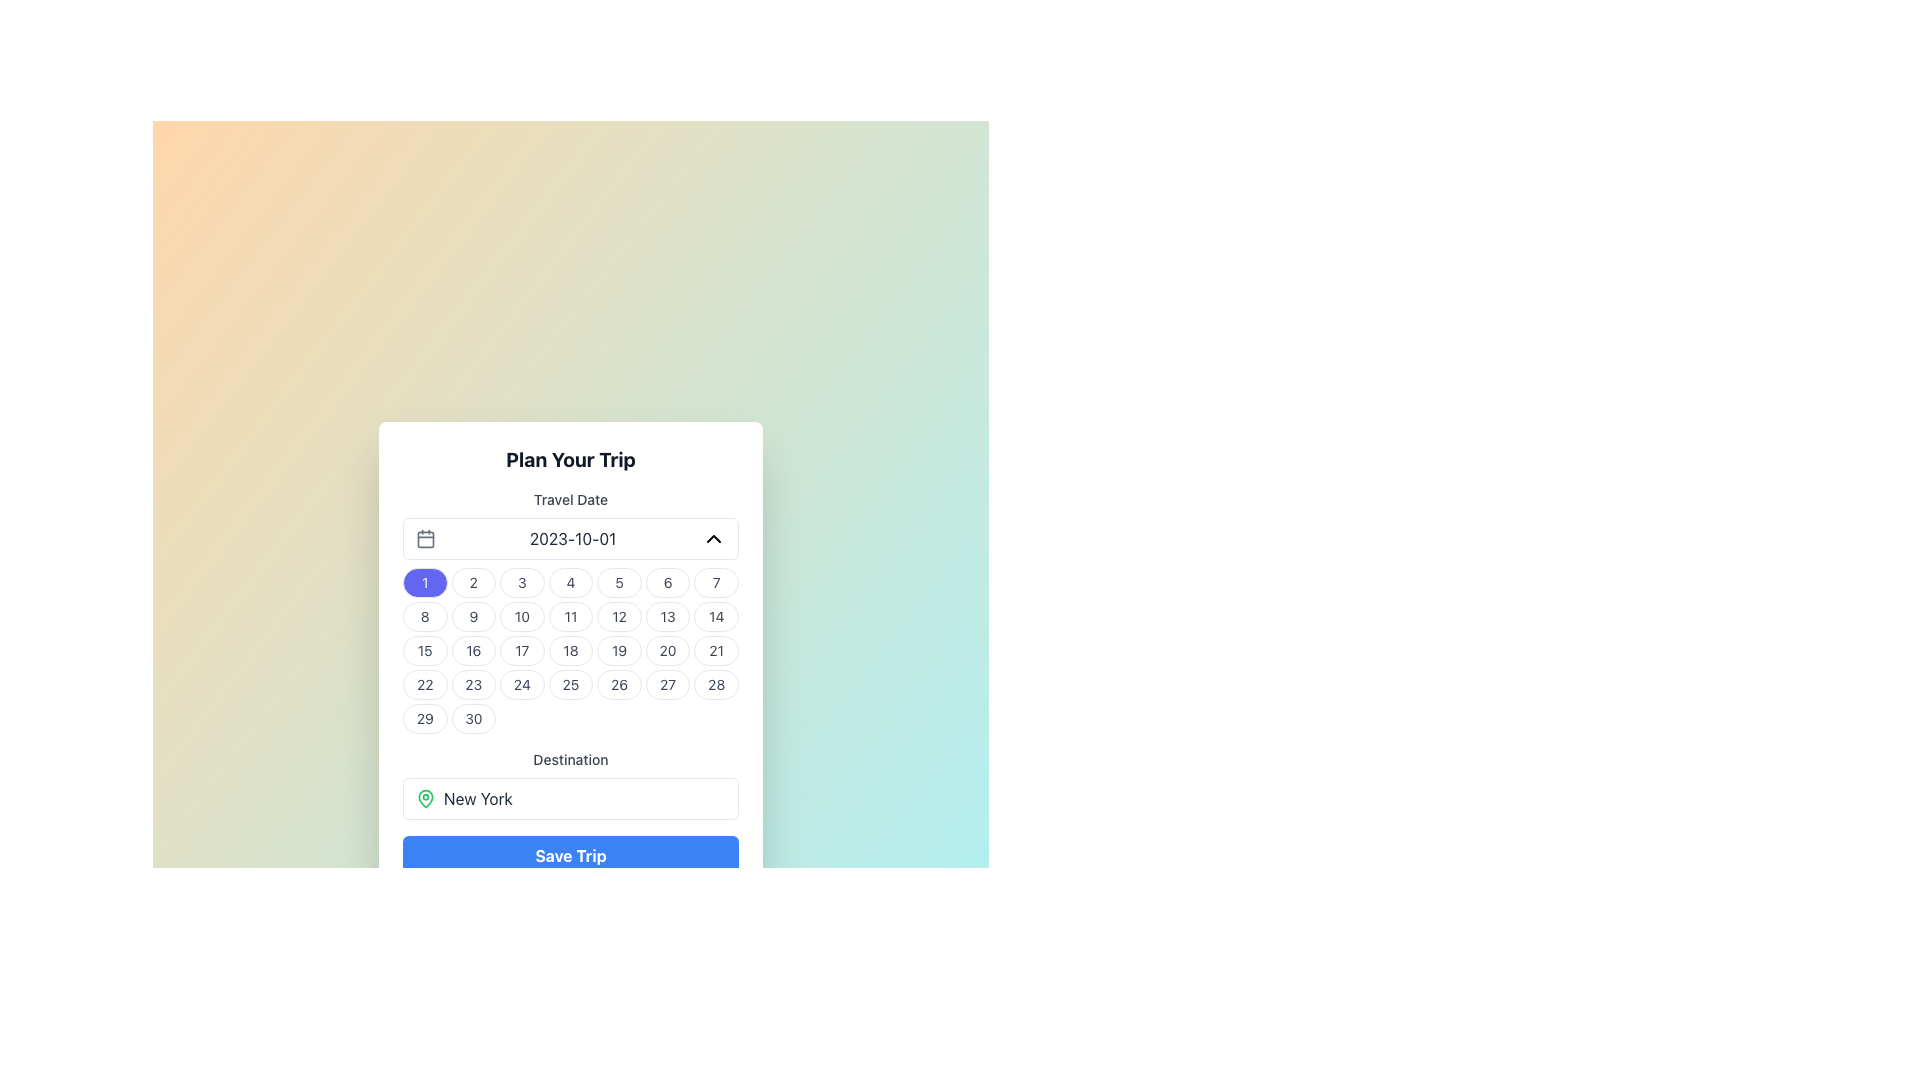 This screenshot has width=1920, height=1080. What do you see at coordinates (570, 684) in the screenshot?
I see `the circular button with a white background and the text '25' in bold, located in the 25th position of the calendar grid layout` at bounding box center [570, 684].